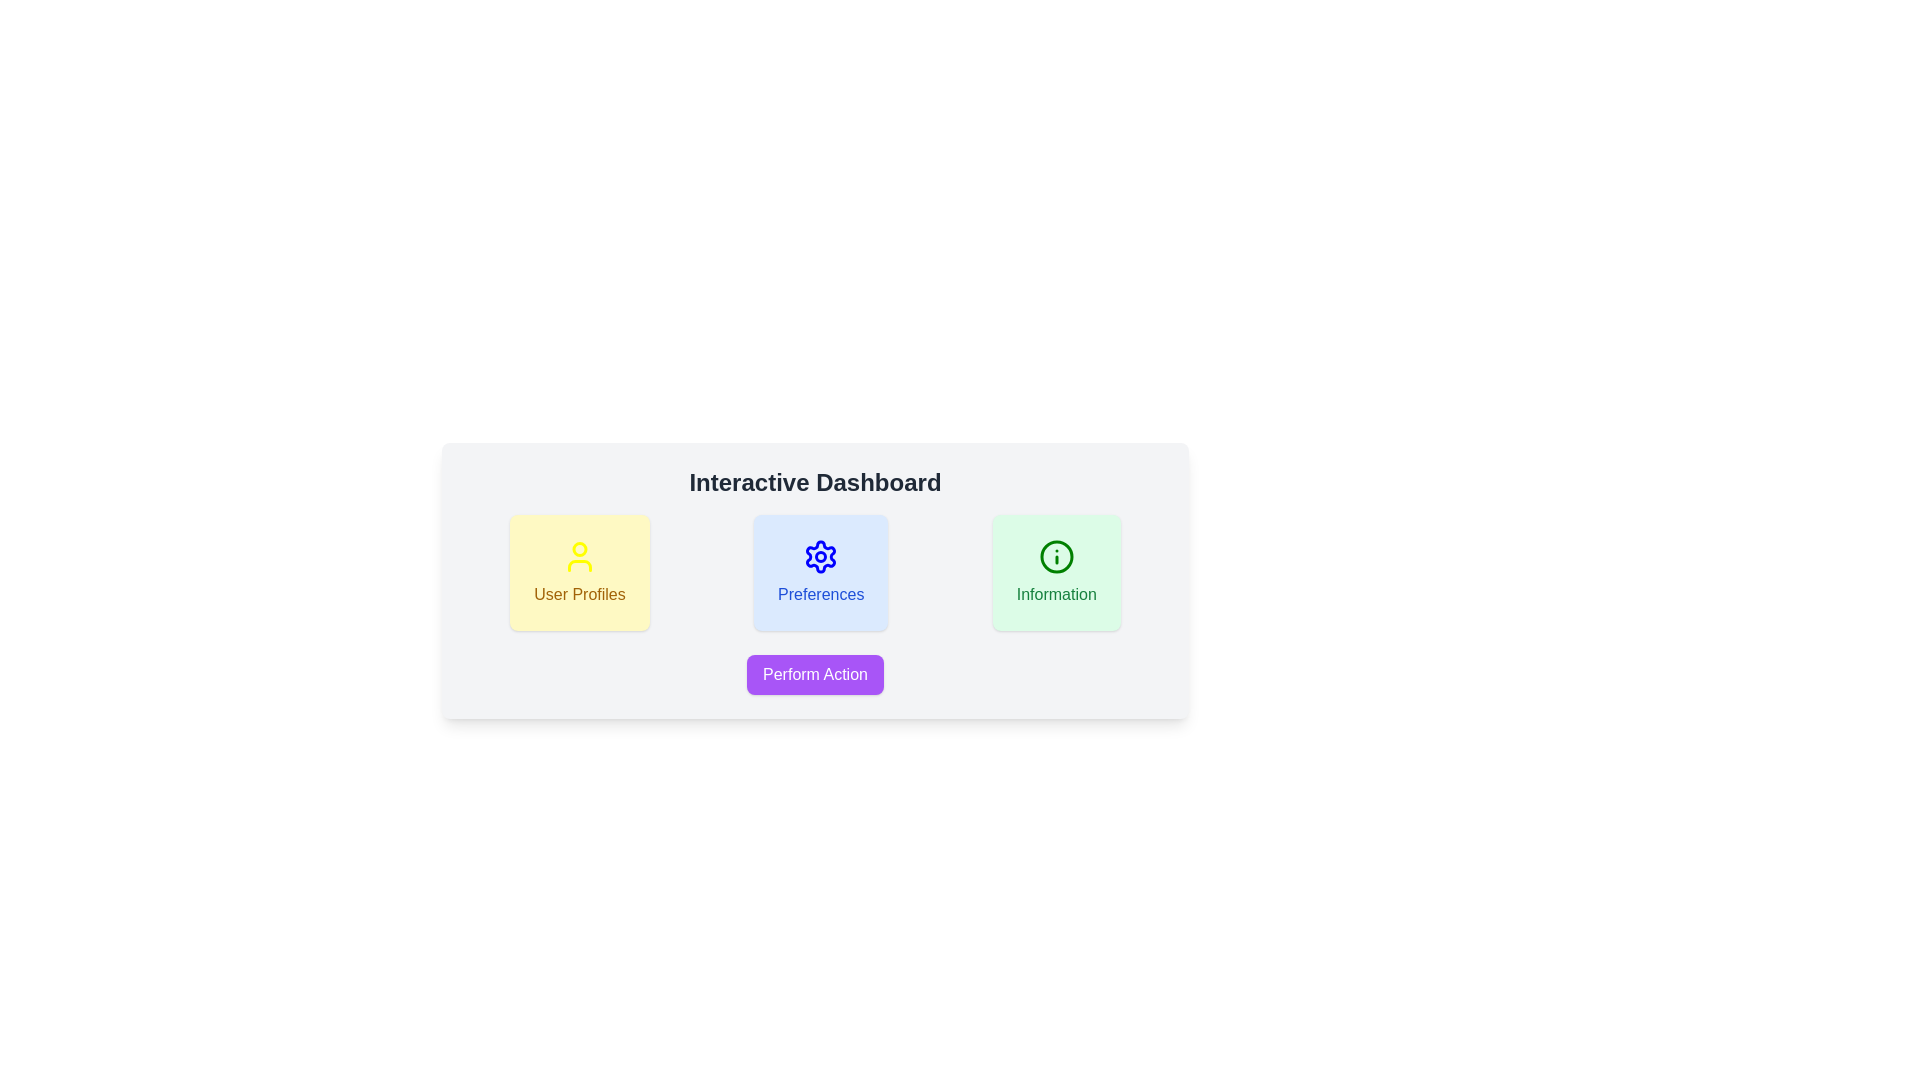 The height and width of the screenshot is (1080, 1920). Describe the element at coordinates (821, 556) in the screenshot. I see `the small circular shape located inside the gear icon in the 'Preferences' section of the dashboard interface` at that location.